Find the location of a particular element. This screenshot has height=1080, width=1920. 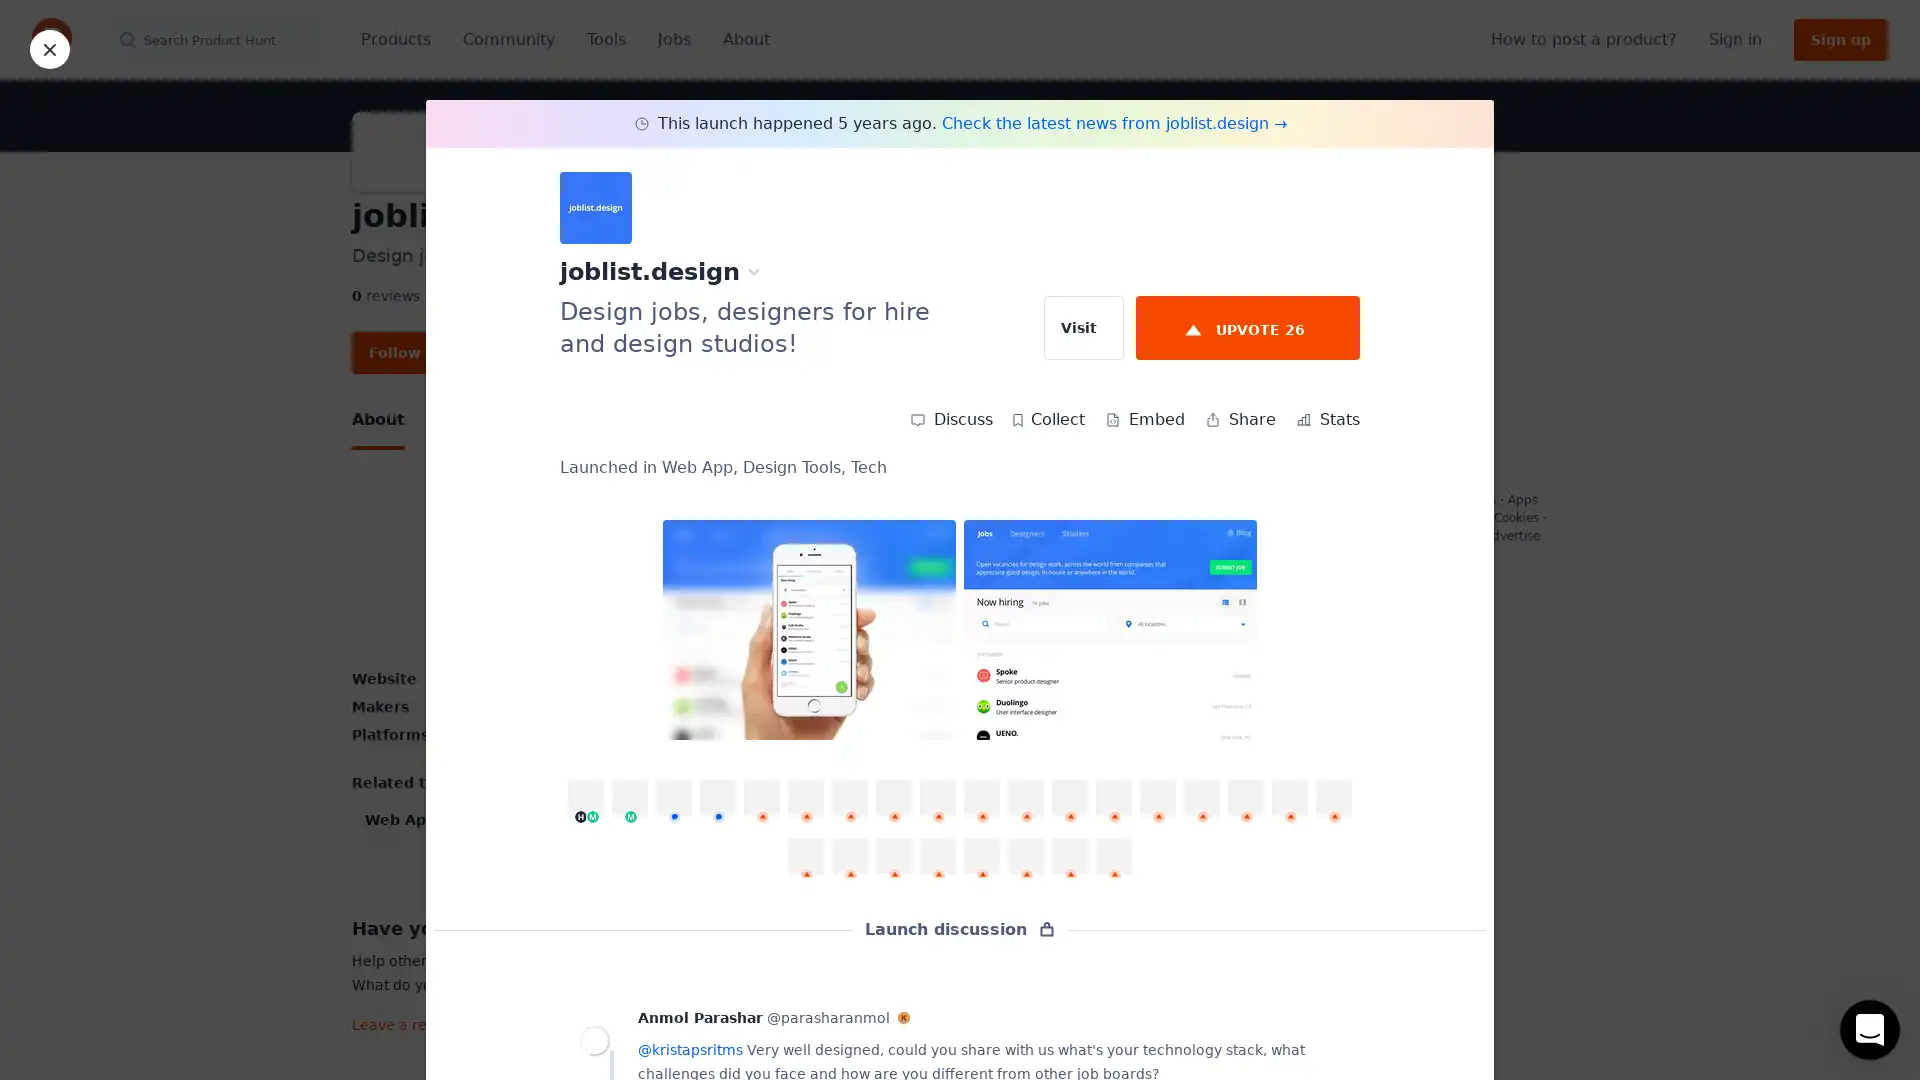

Follow for updates is located at coordinates (442, 352).